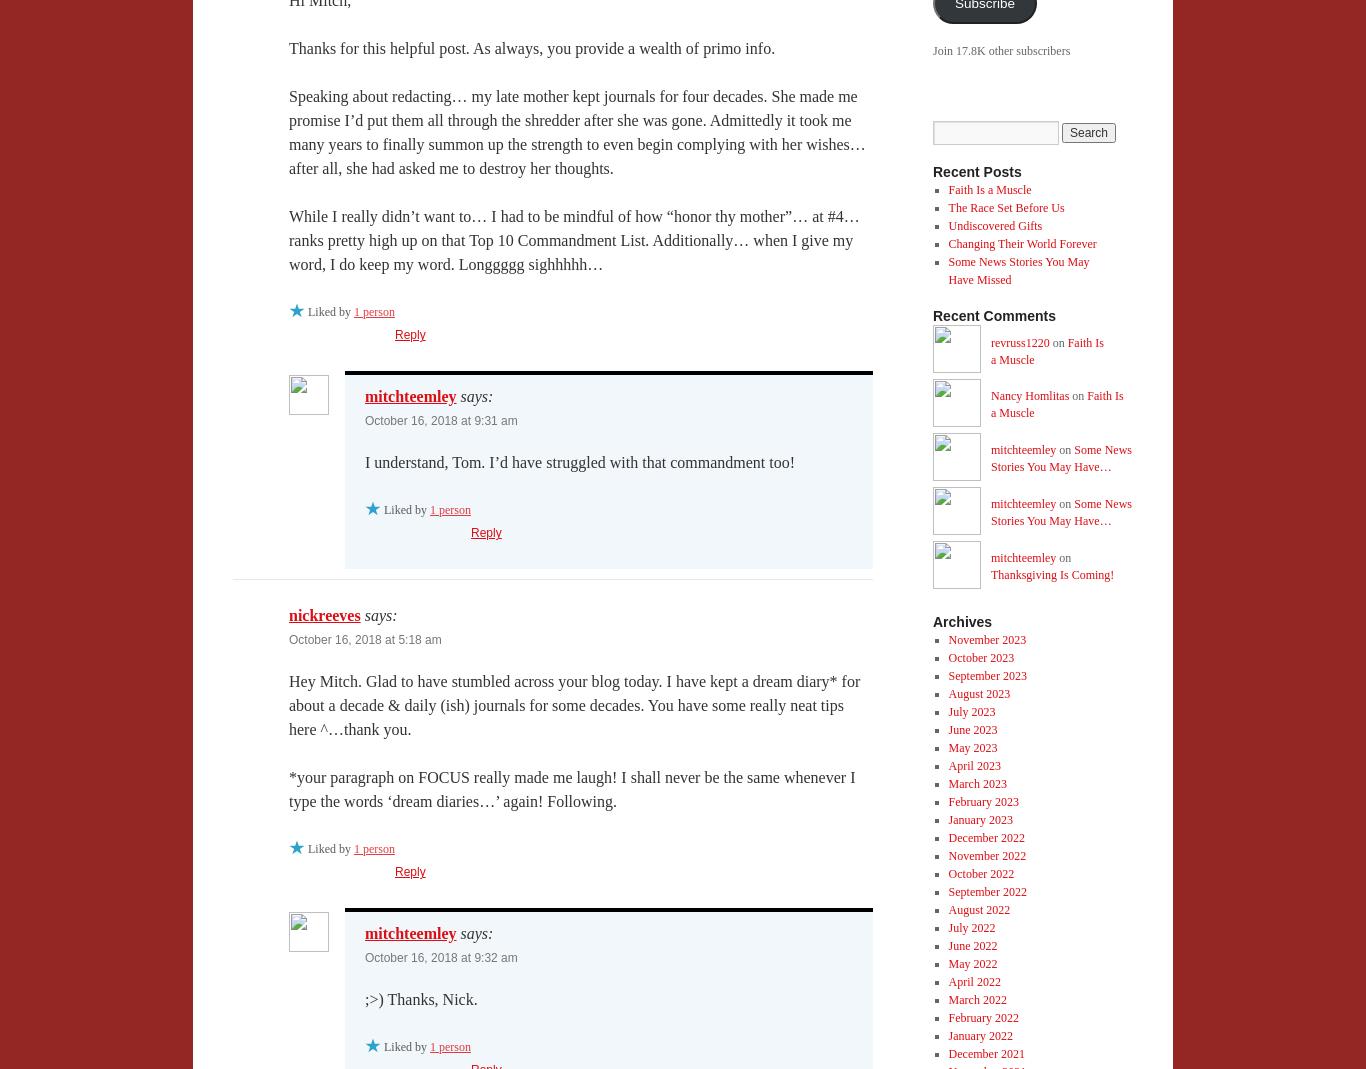 The height and width of the screenshot is (1069, 1366). What do you see at coordinates (972, 746) in the screenshot?
I see `'May 2023'` at bounding box center [972, 746].